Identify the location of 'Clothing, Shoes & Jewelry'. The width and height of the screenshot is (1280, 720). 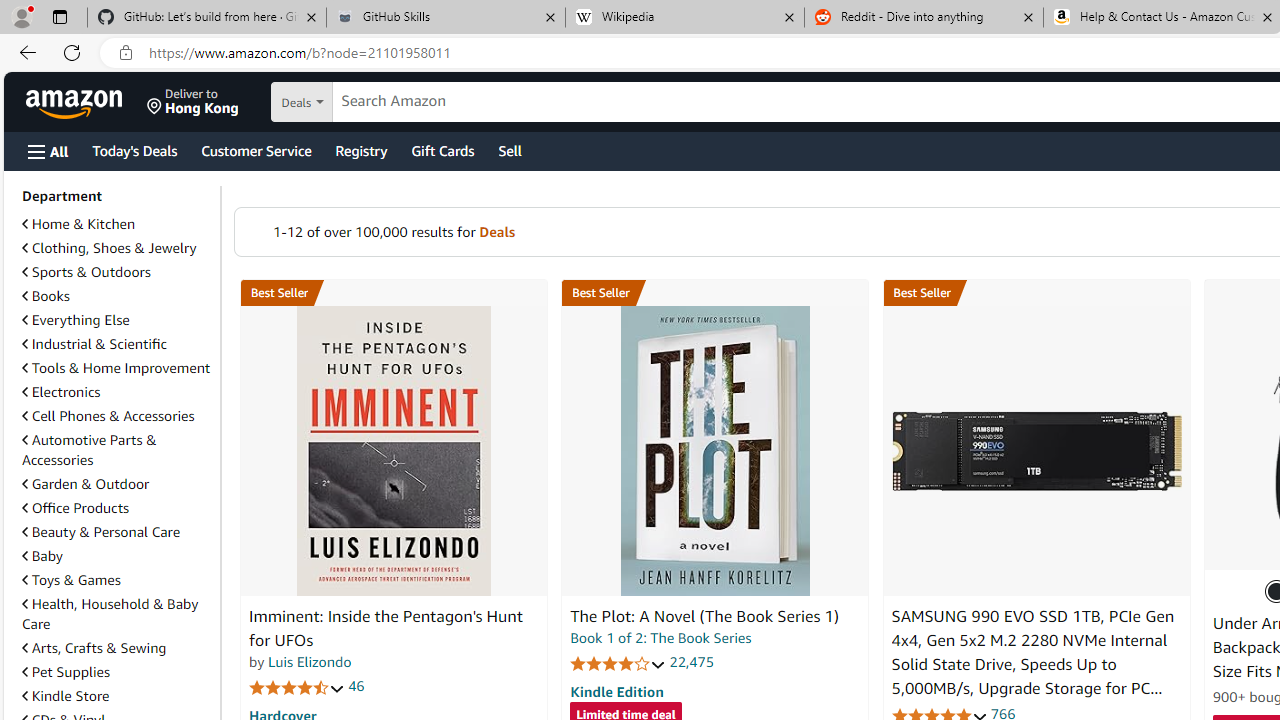
(116, 247).